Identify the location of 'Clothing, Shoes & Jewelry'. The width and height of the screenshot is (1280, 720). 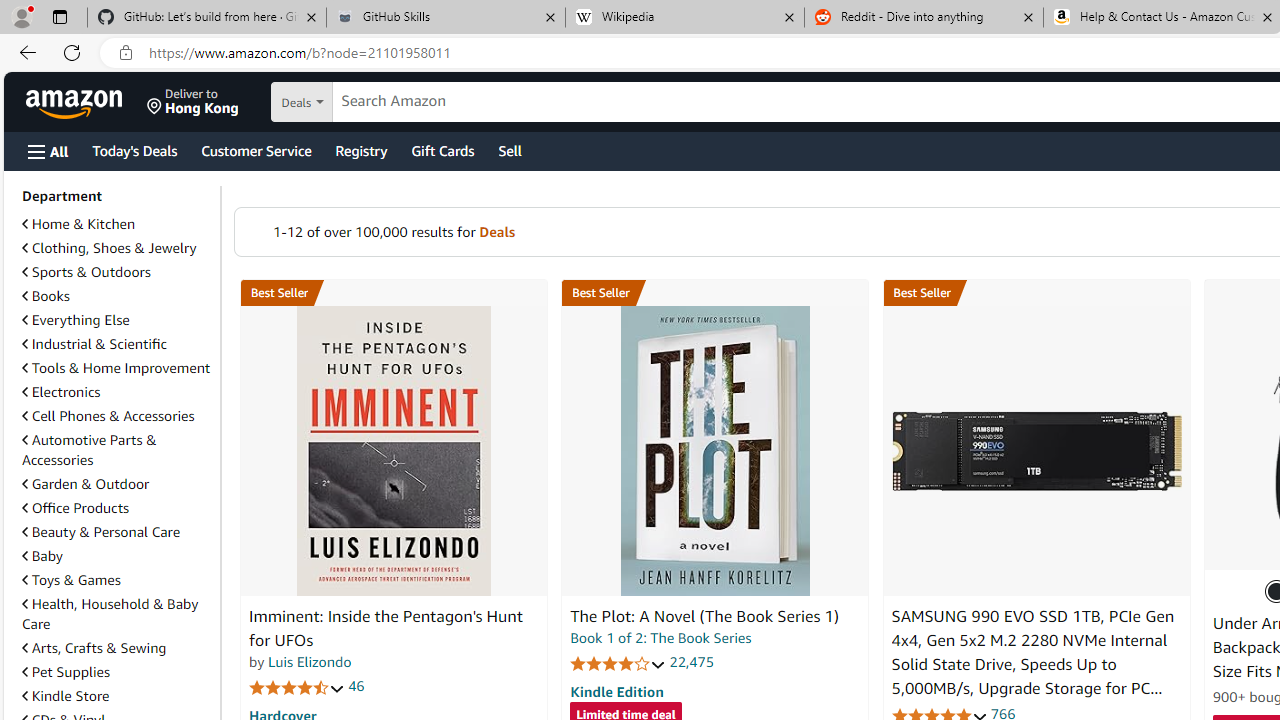
(116, 247).